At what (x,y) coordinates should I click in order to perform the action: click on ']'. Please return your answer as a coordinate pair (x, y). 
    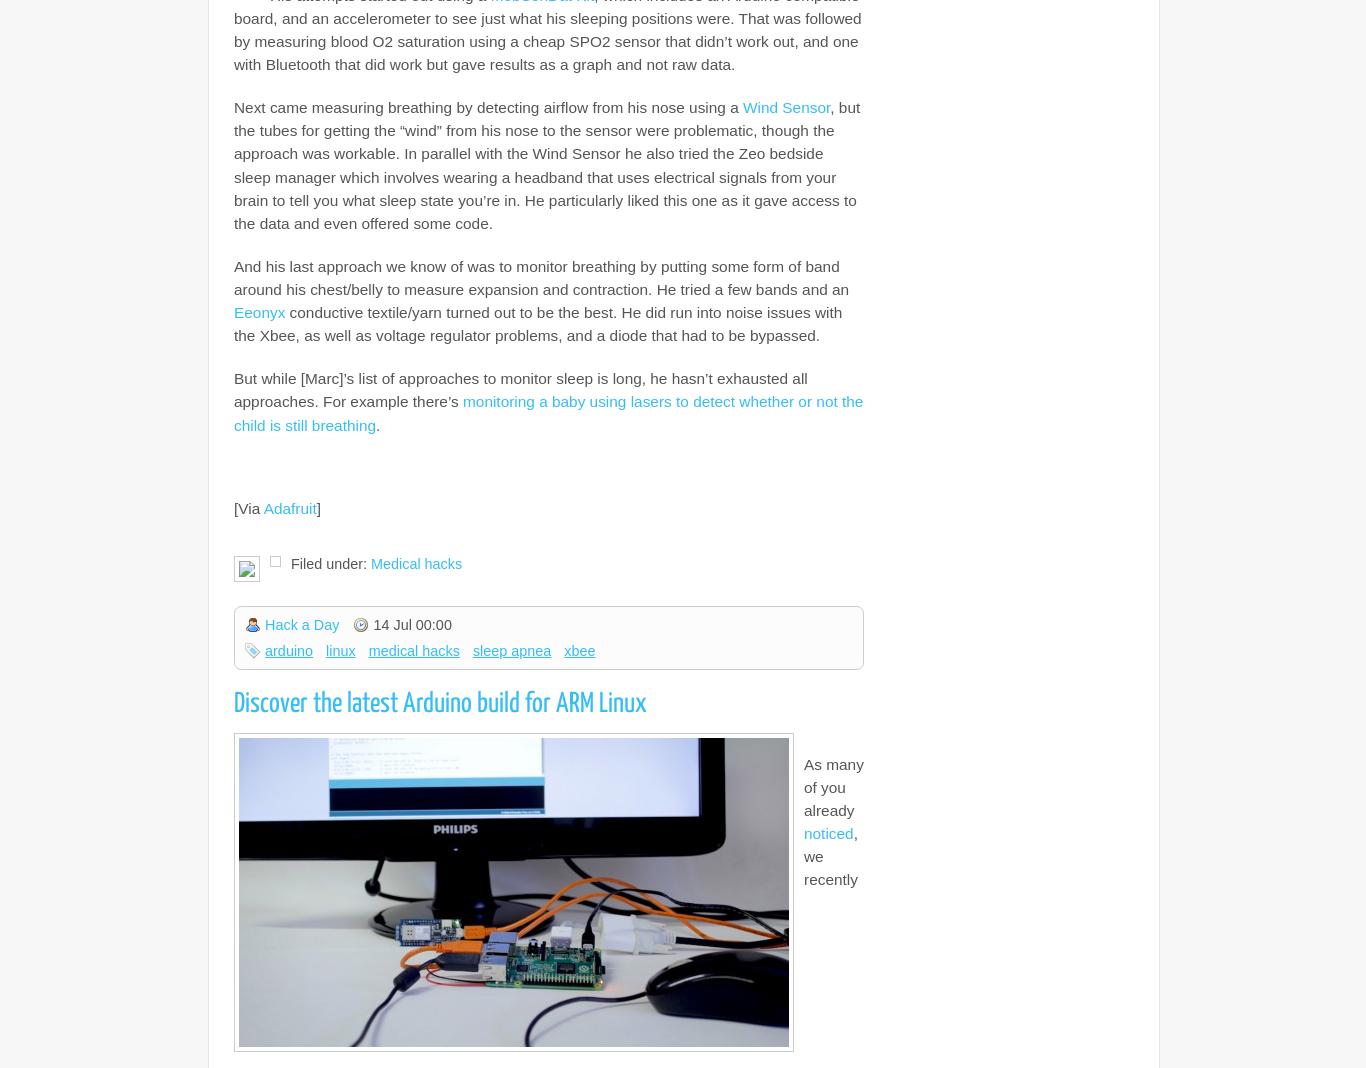
    Looking at the image, I should click on (318, 507).